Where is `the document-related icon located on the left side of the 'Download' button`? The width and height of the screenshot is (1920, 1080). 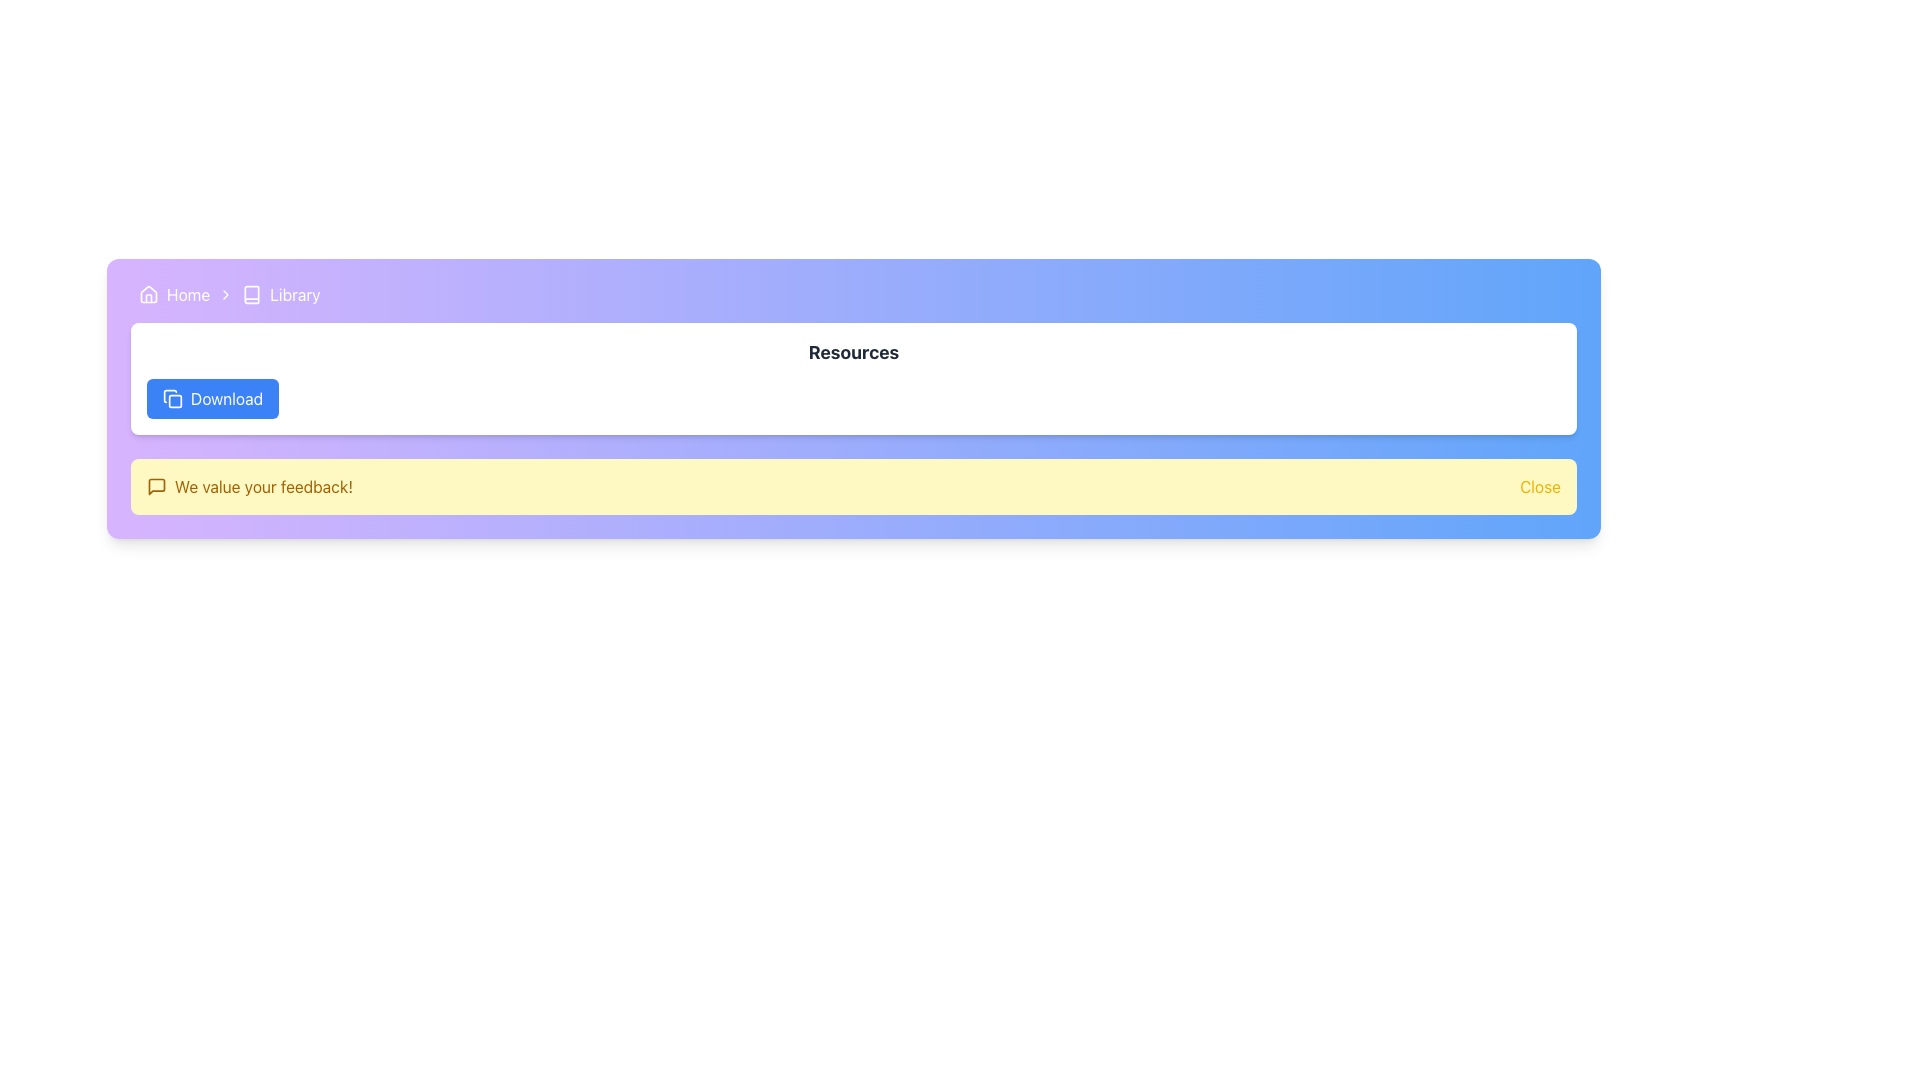 the document-related icon located on the left side of the 'Download' button is located at coordinates (170, 396).